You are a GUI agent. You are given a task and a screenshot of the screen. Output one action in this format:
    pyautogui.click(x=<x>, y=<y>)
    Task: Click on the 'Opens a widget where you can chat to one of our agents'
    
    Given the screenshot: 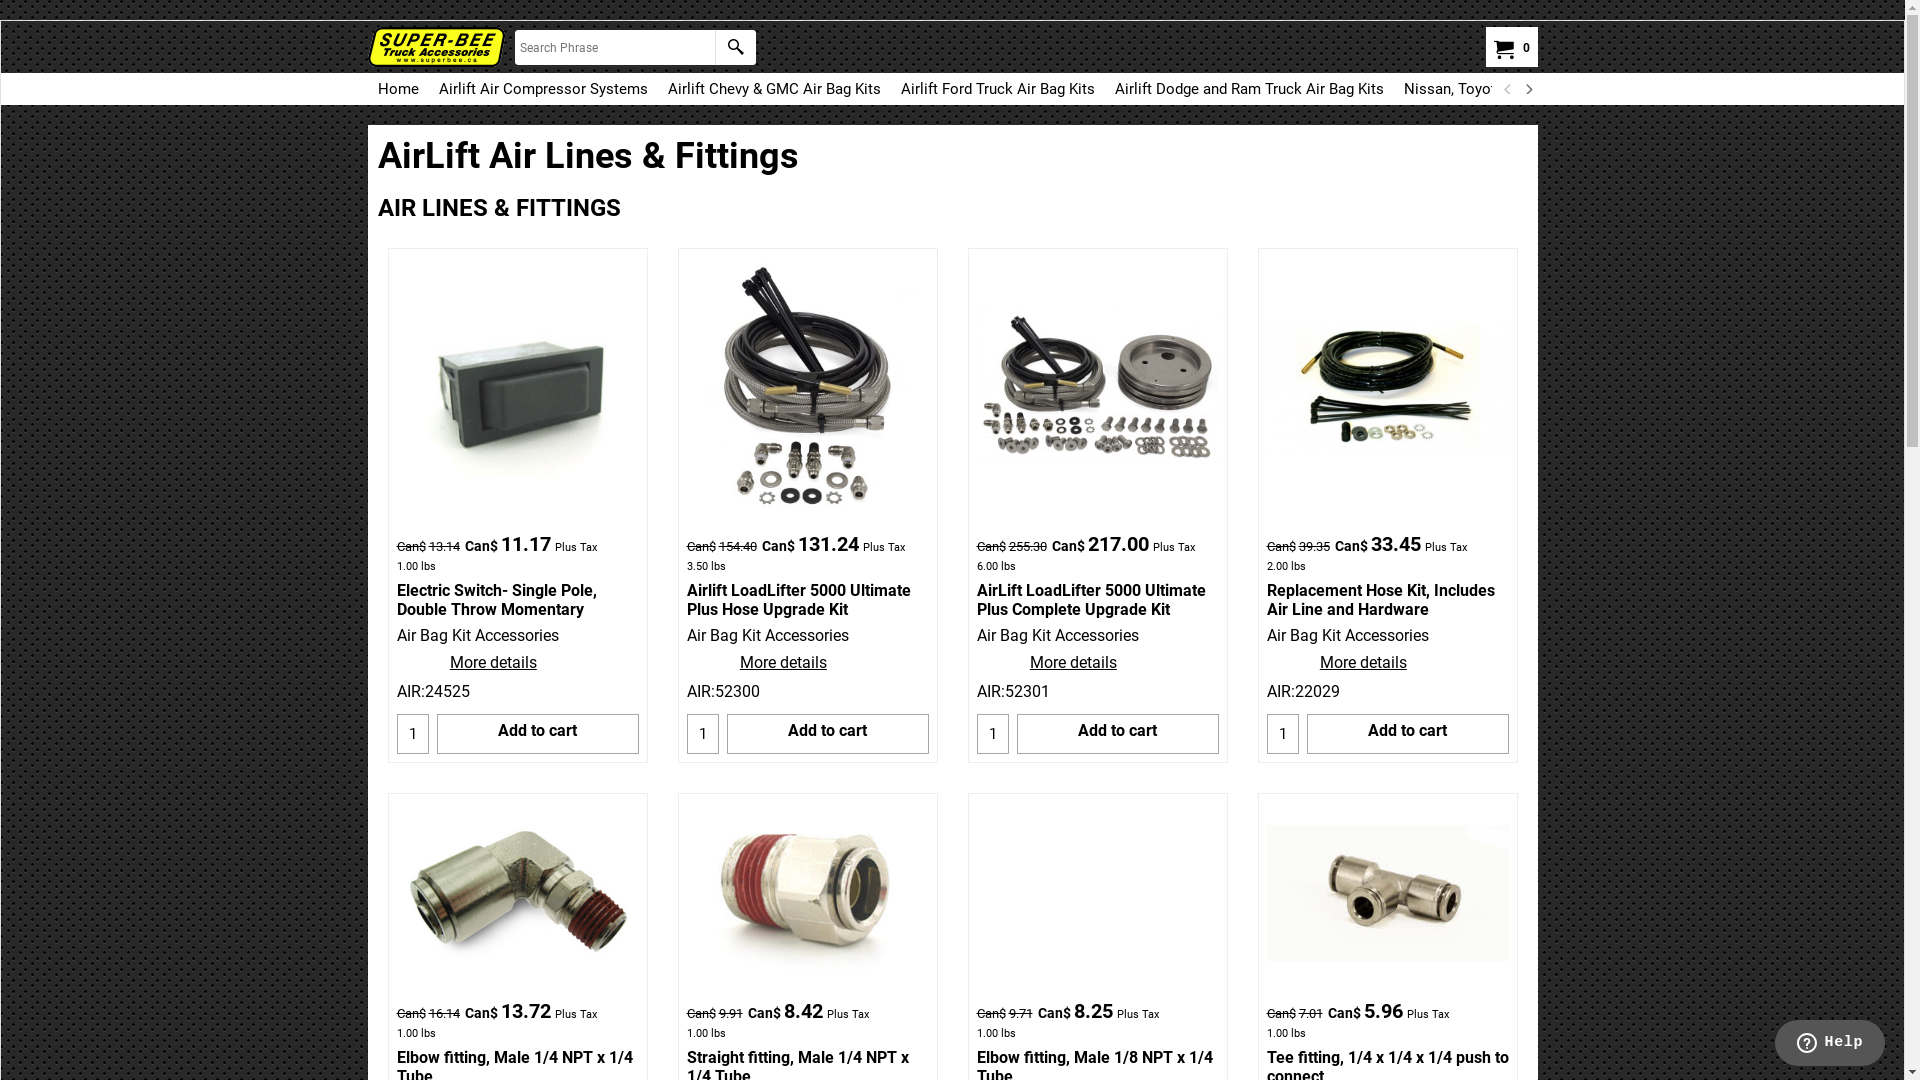 What is the action you would take?
    pyautogui.click(x=1829, y=1044)
    